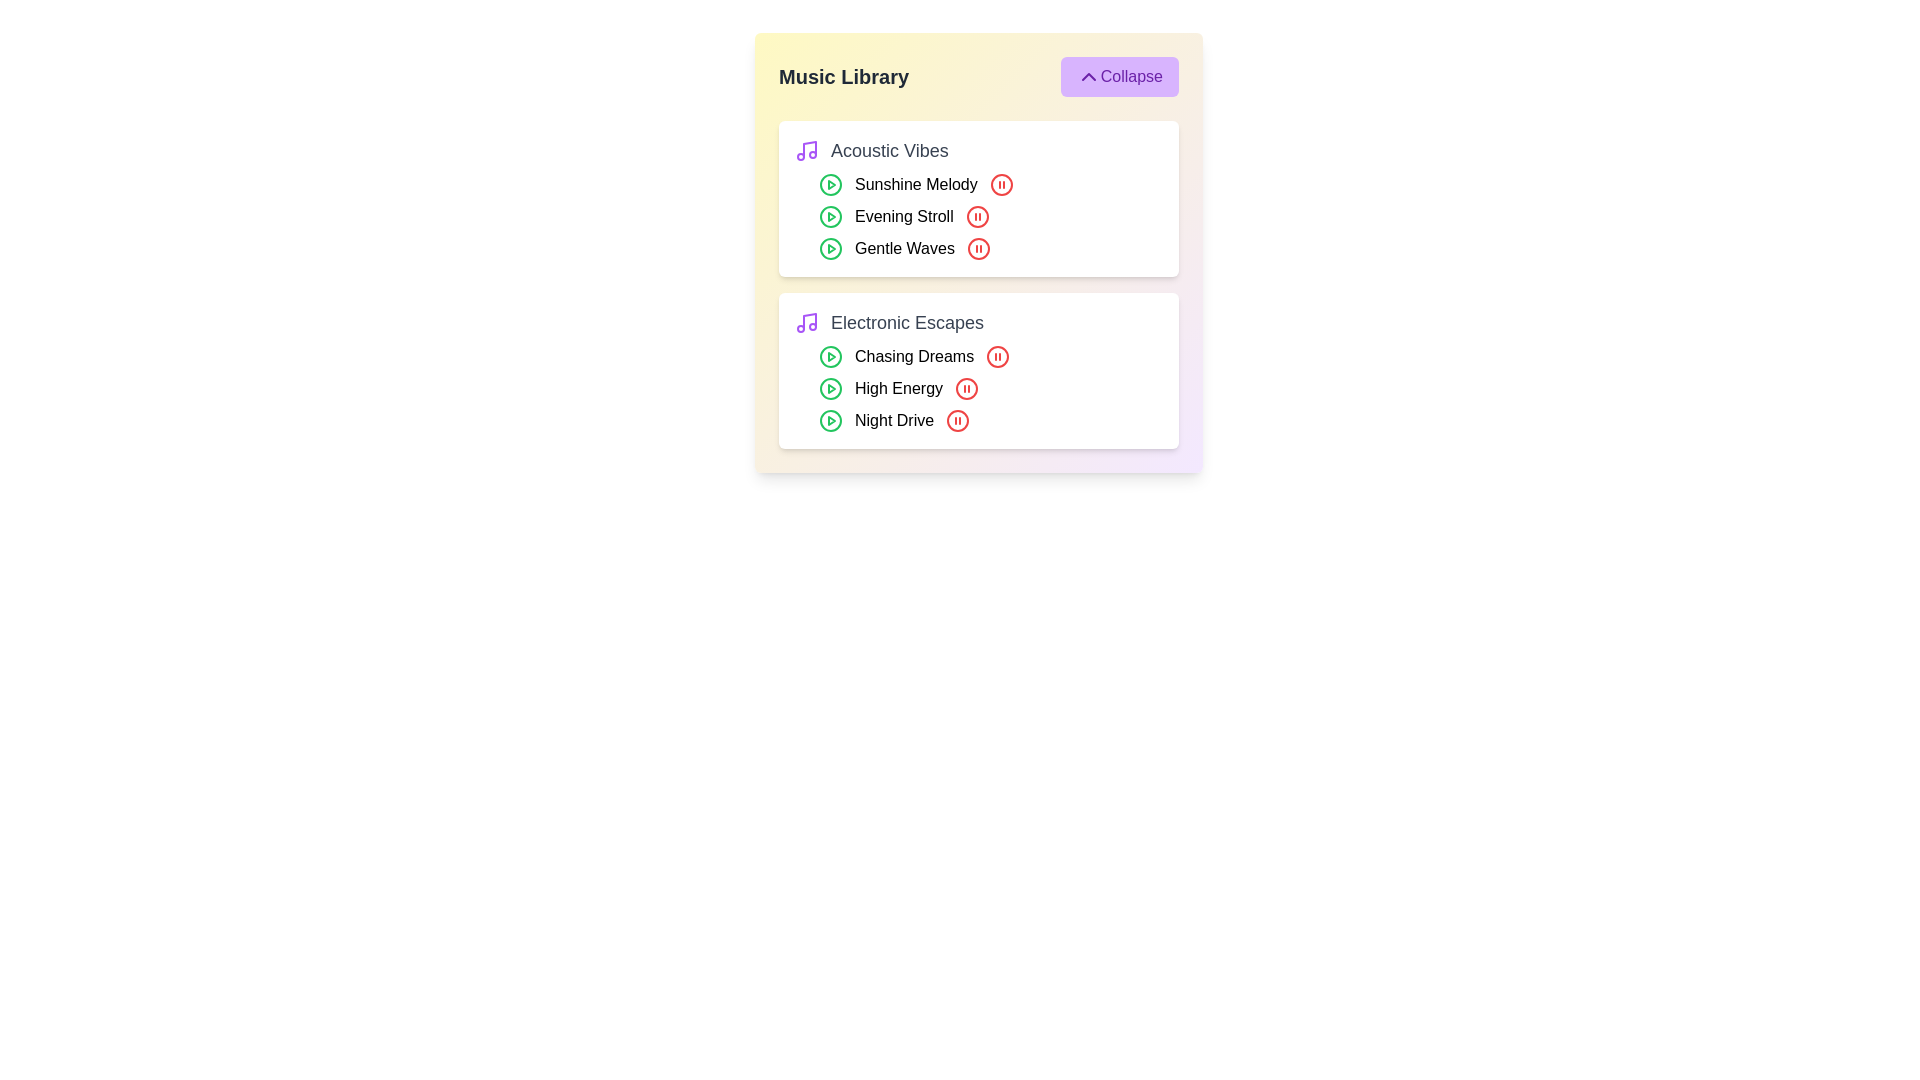 This screenshot has width=1920, height=1080. I want to click on the 'Collapse' button to toggle the library's expanded state, so click(1118, 76).